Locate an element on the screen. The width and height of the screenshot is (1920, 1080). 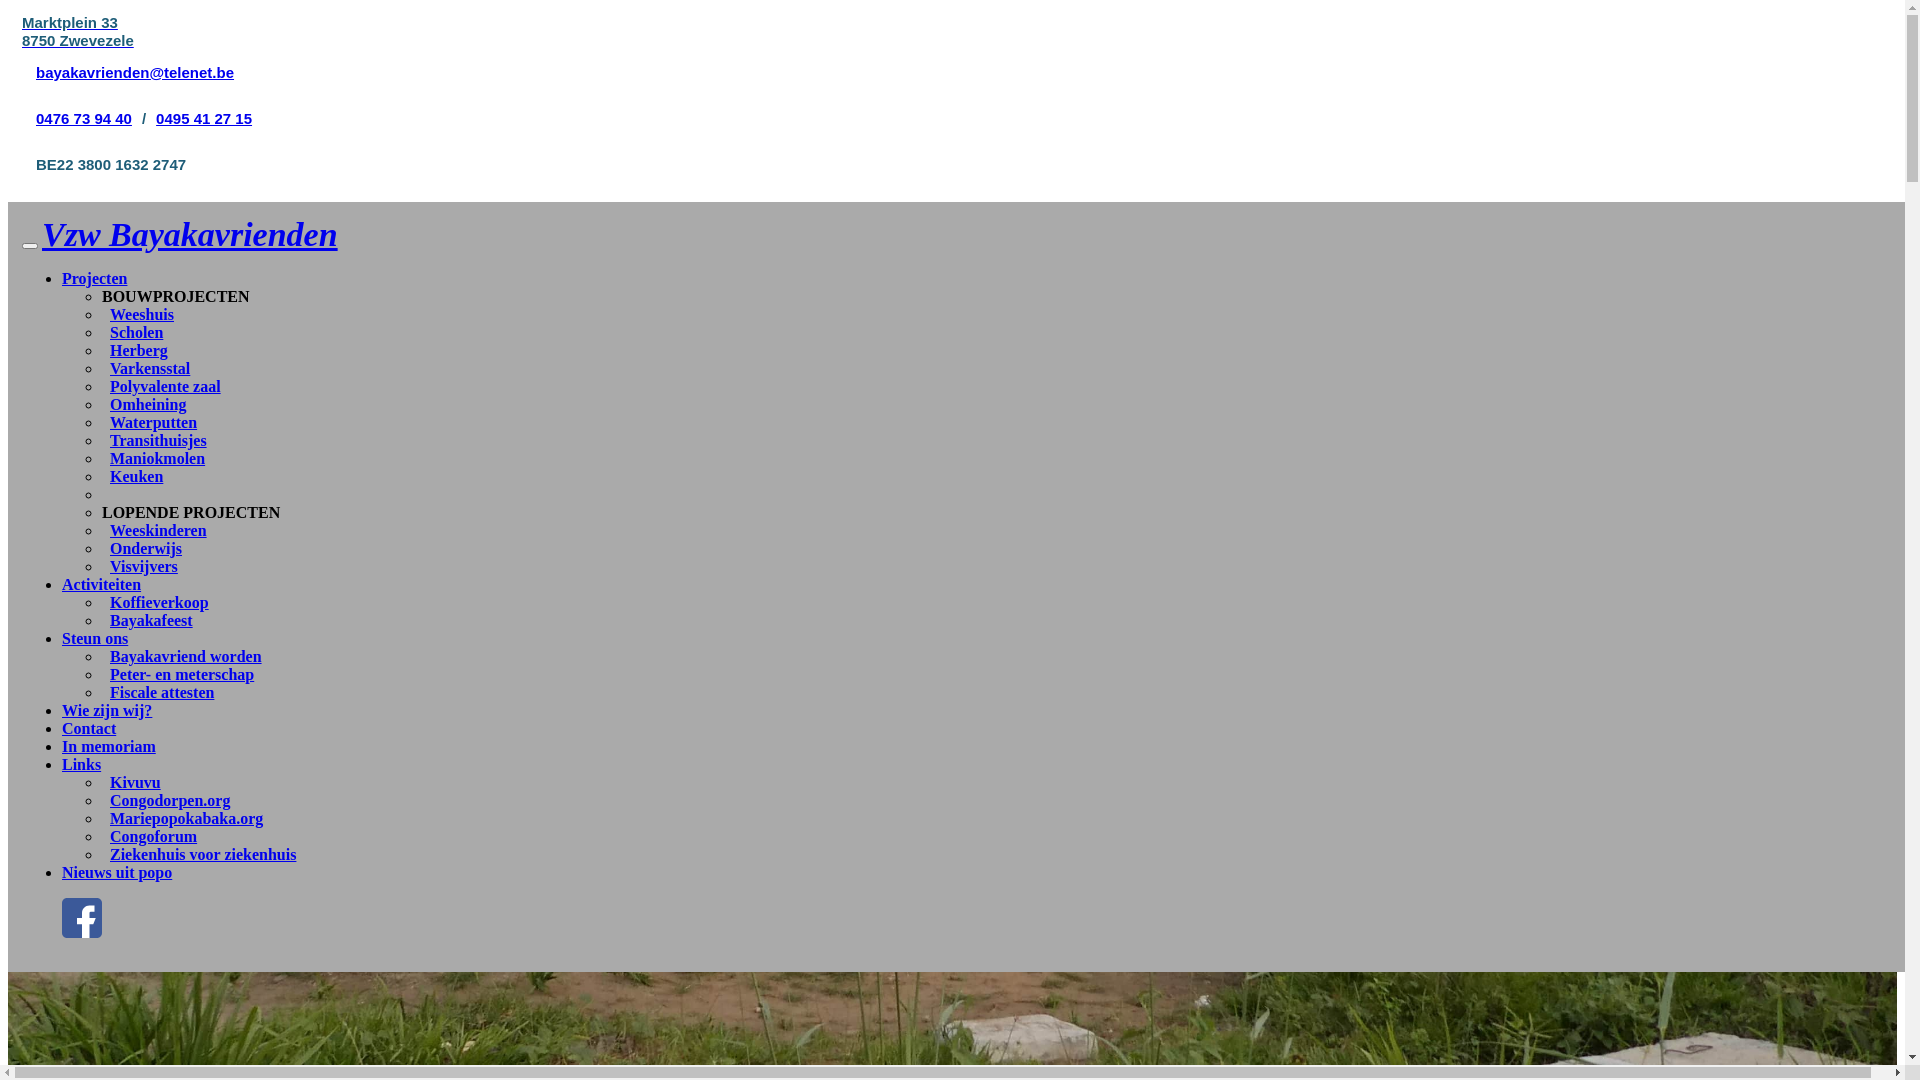
'0476 73 94 40' is located at coordinates (83, 118).